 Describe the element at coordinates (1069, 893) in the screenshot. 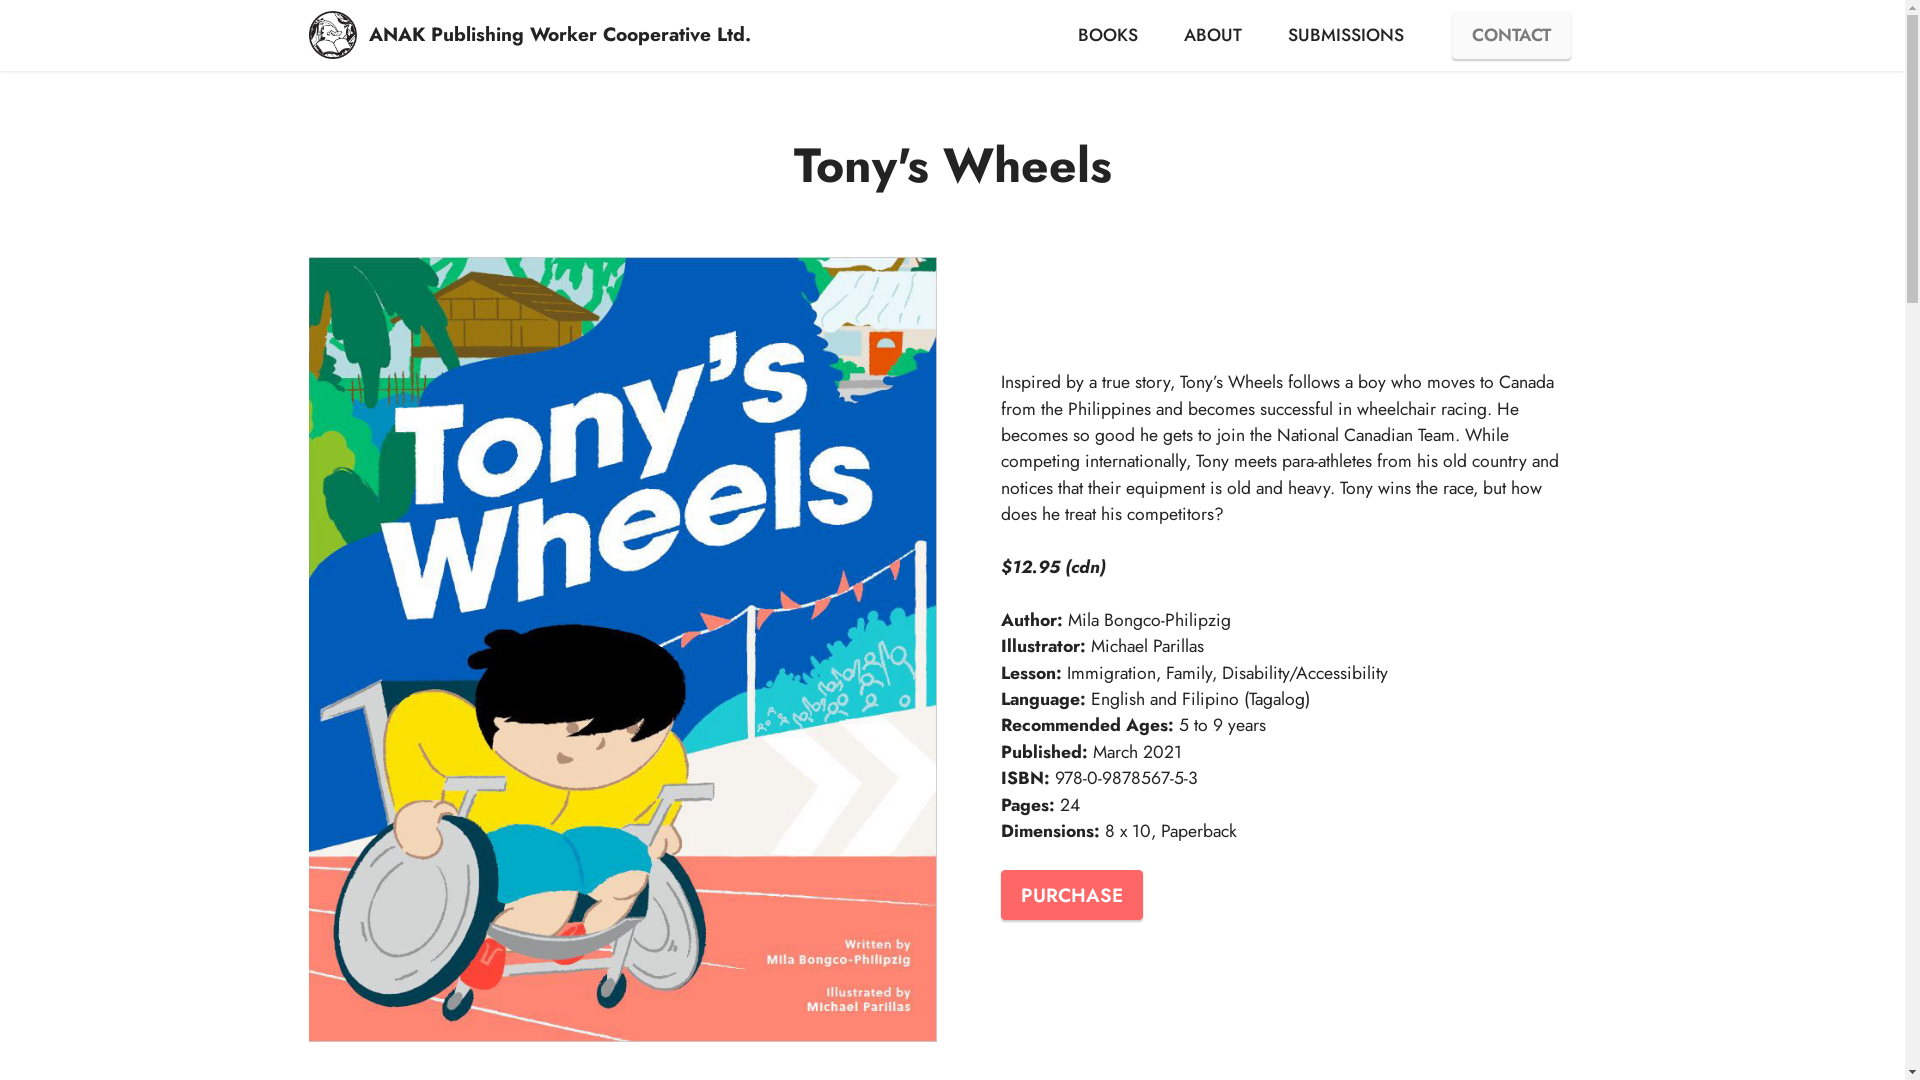

I see `'PURCHASE'` at that location.